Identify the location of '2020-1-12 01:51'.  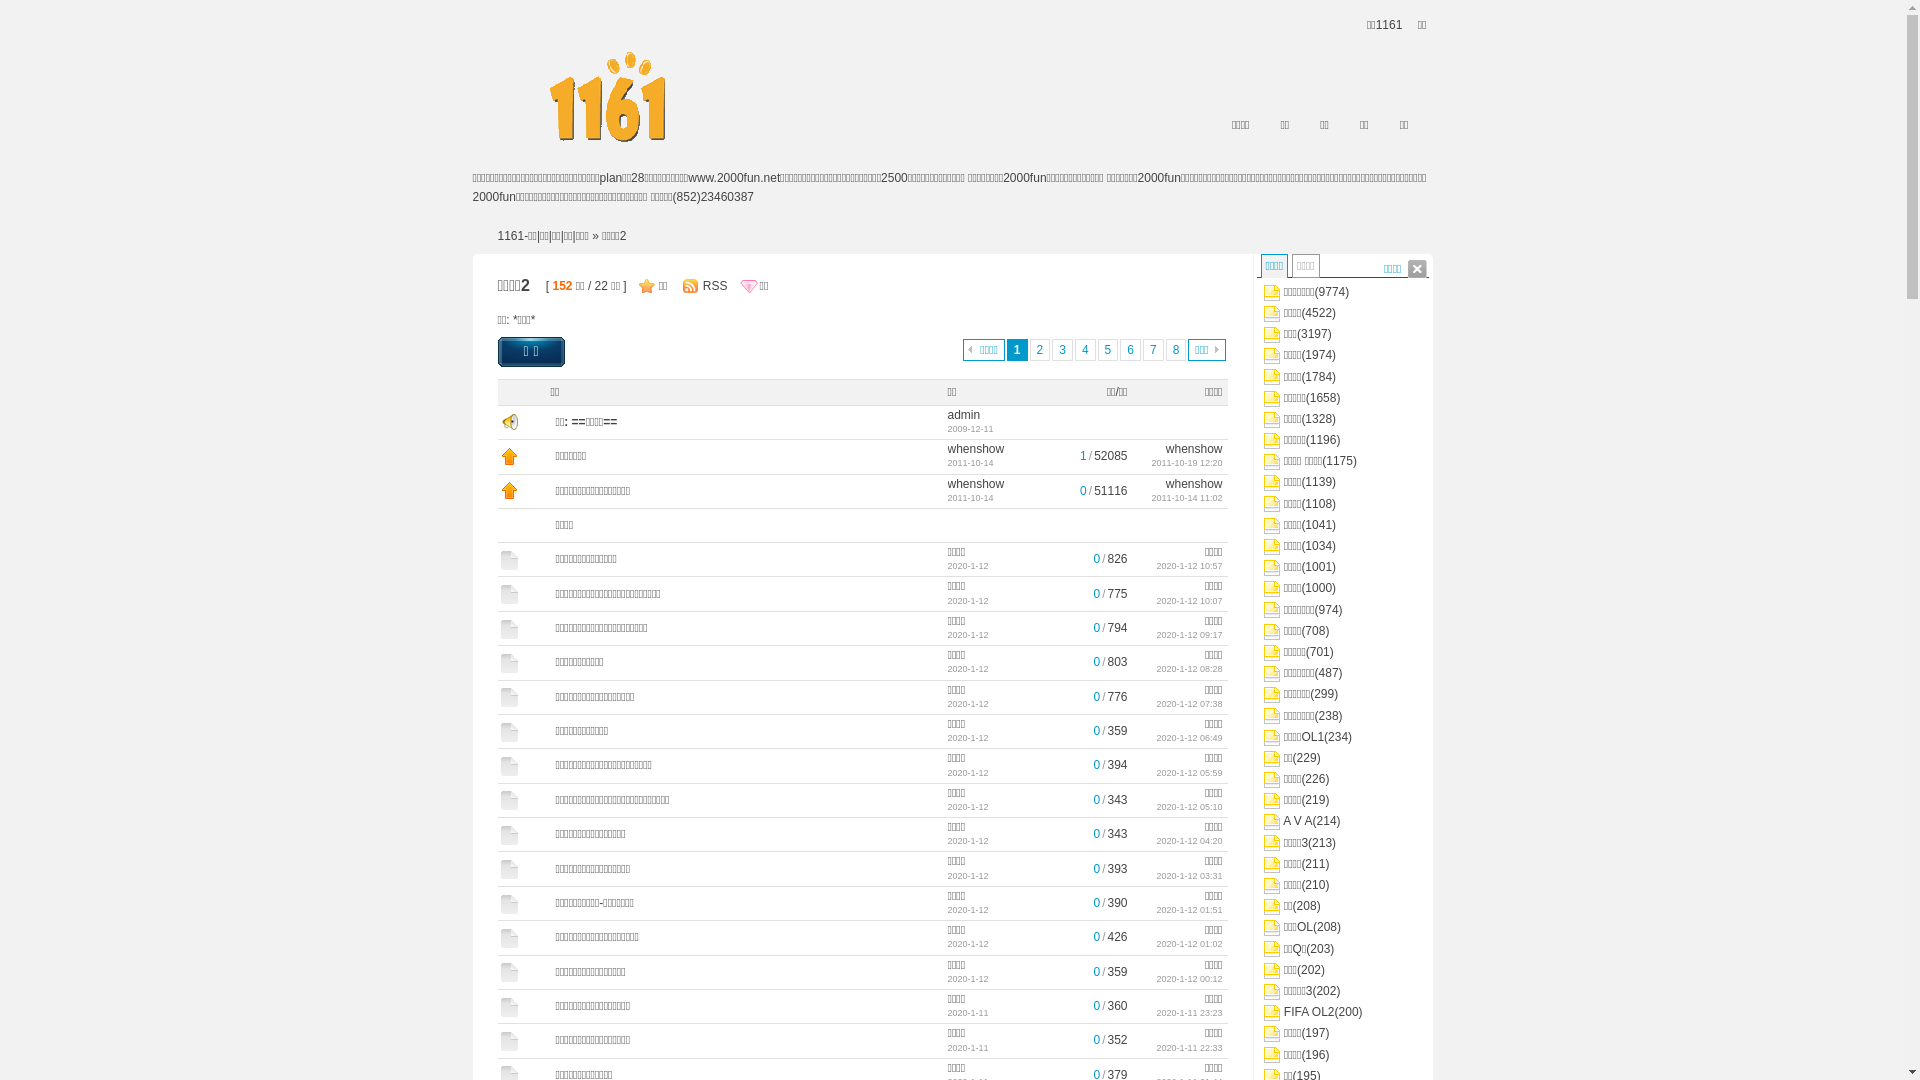
(1189, 910).